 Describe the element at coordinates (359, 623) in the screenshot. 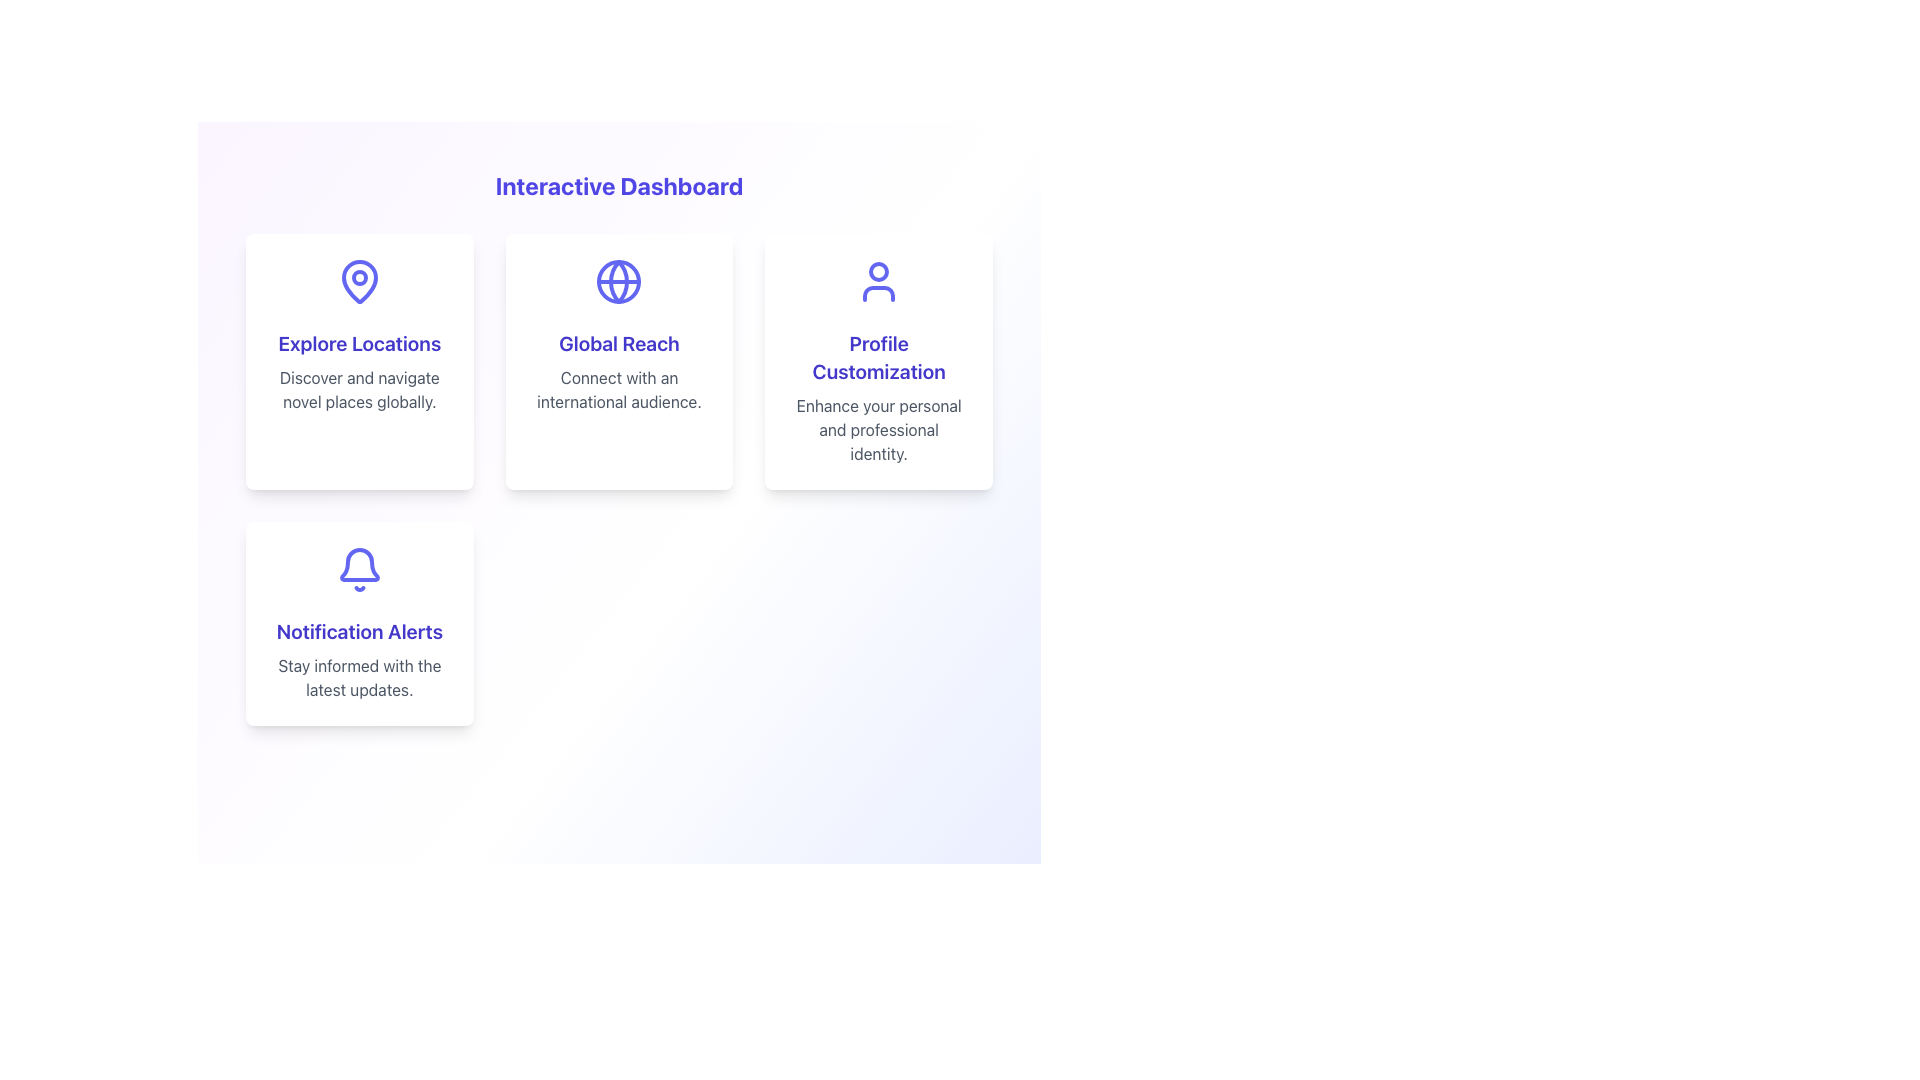

I see `information displayed on the Information Card about notification alerts and updates, located in the lower-left corner of the grid layout` at that location.